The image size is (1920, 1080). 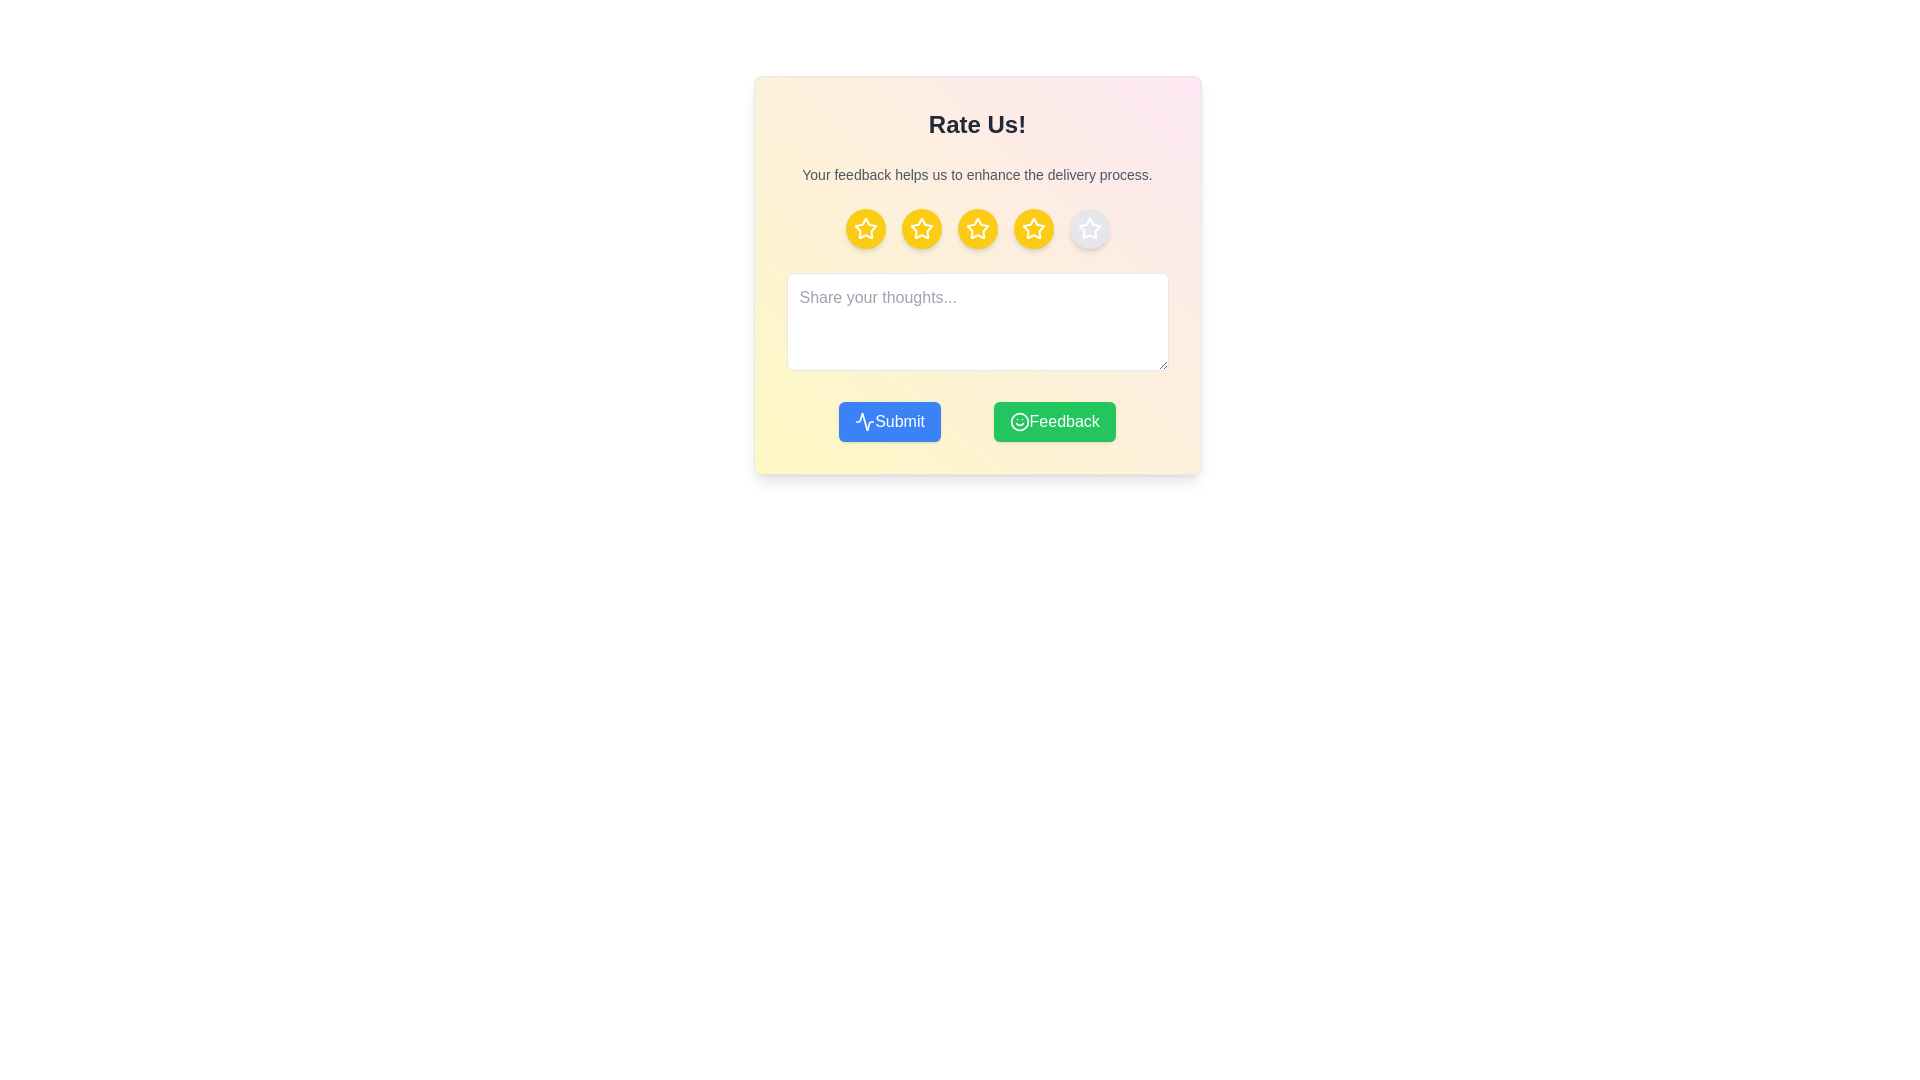 I want to click on the rating to 5 stars by clicking on the corresponding star, so click(x=1088, y=227).